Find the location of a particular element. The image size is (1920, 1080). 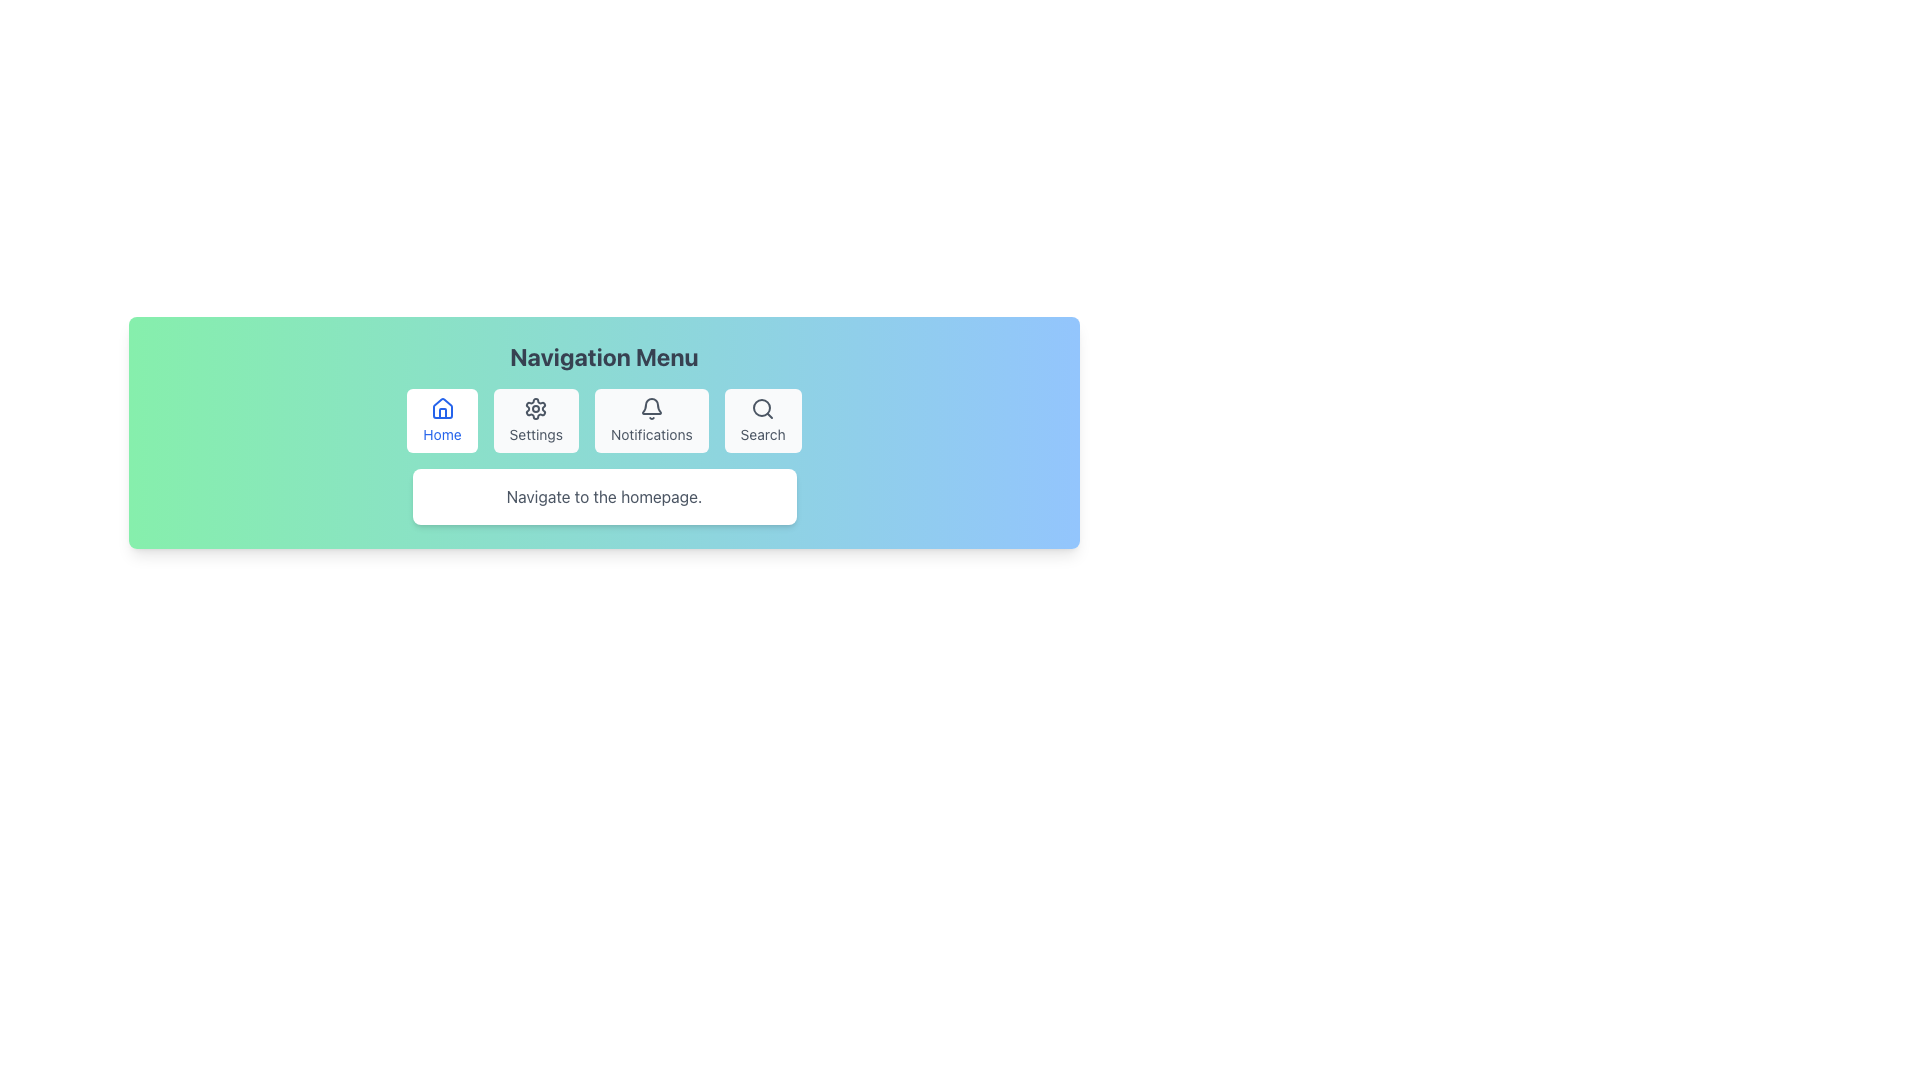

the 'Notifications' text label located in the navigation menu, which is the third option from the left and situated beneath the bell icon is located at coordinates (651, 434).